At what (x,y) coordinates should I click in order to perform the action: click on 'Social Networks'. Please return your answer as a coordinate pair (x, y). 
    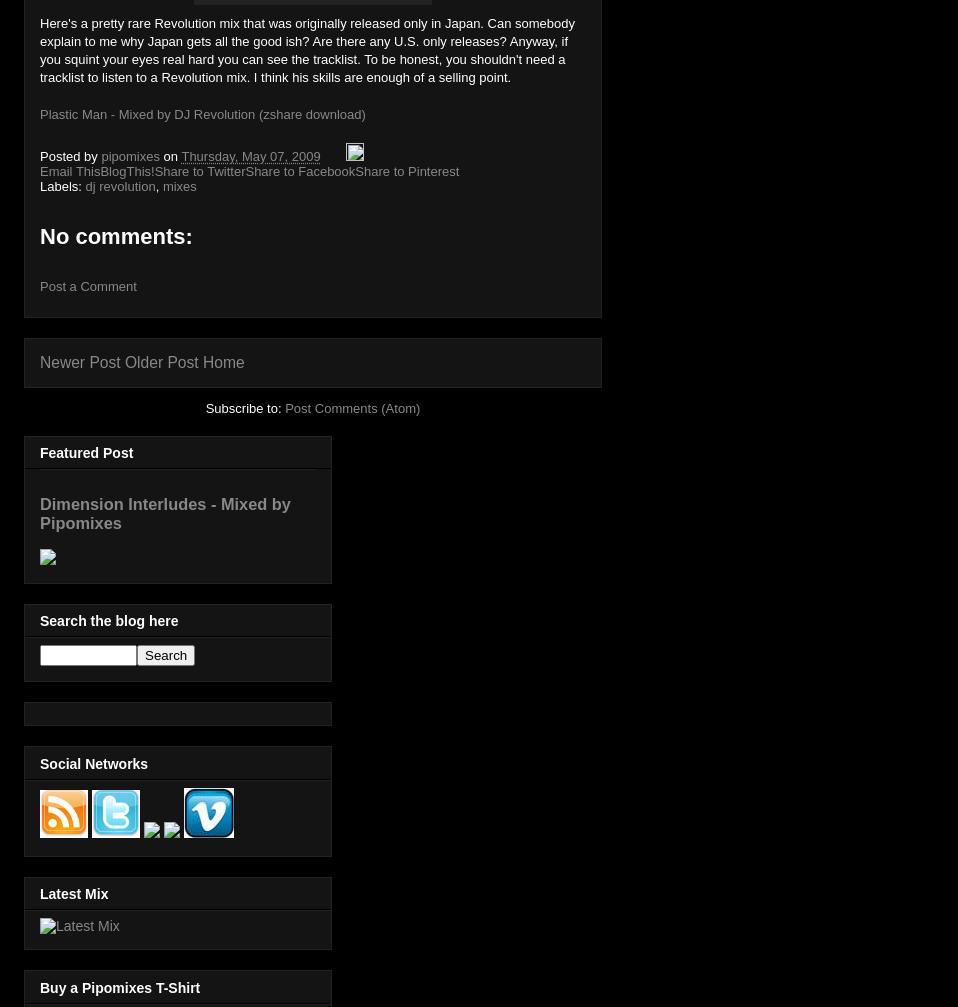
    Looking at the image, I should click on (93, 762).